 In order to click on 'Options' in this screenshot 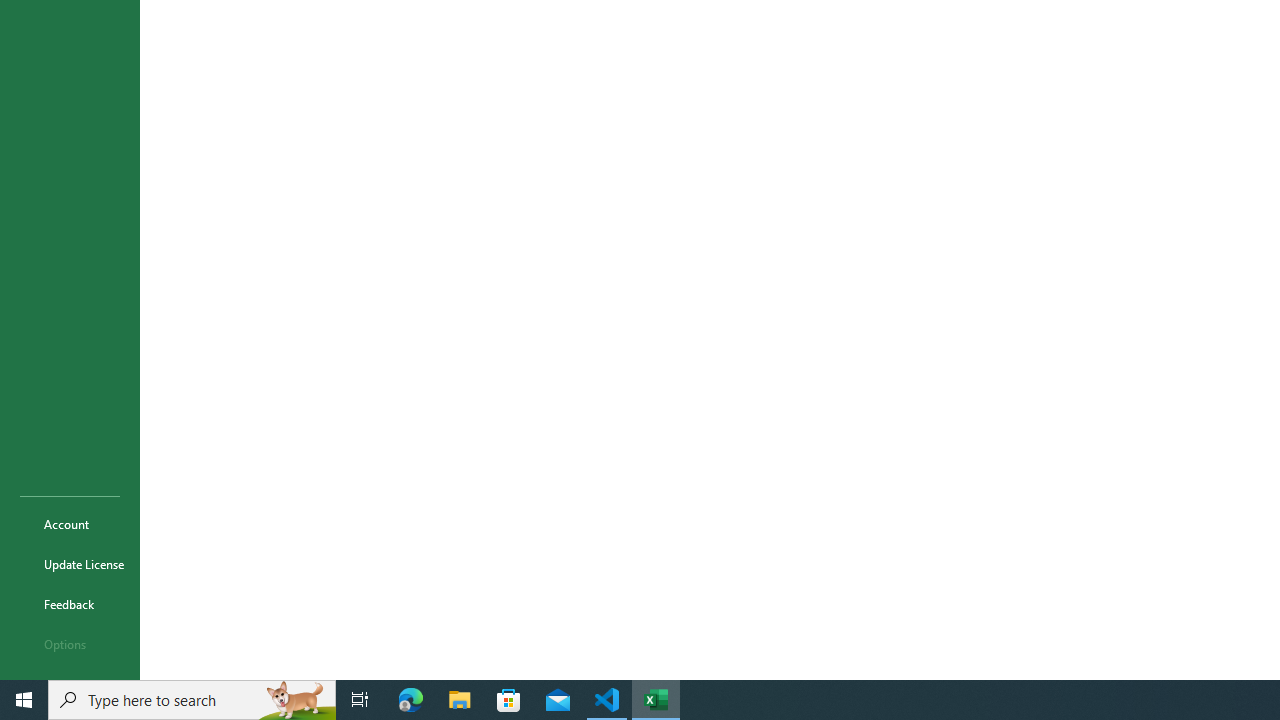, I will do `click(69, 644)`.